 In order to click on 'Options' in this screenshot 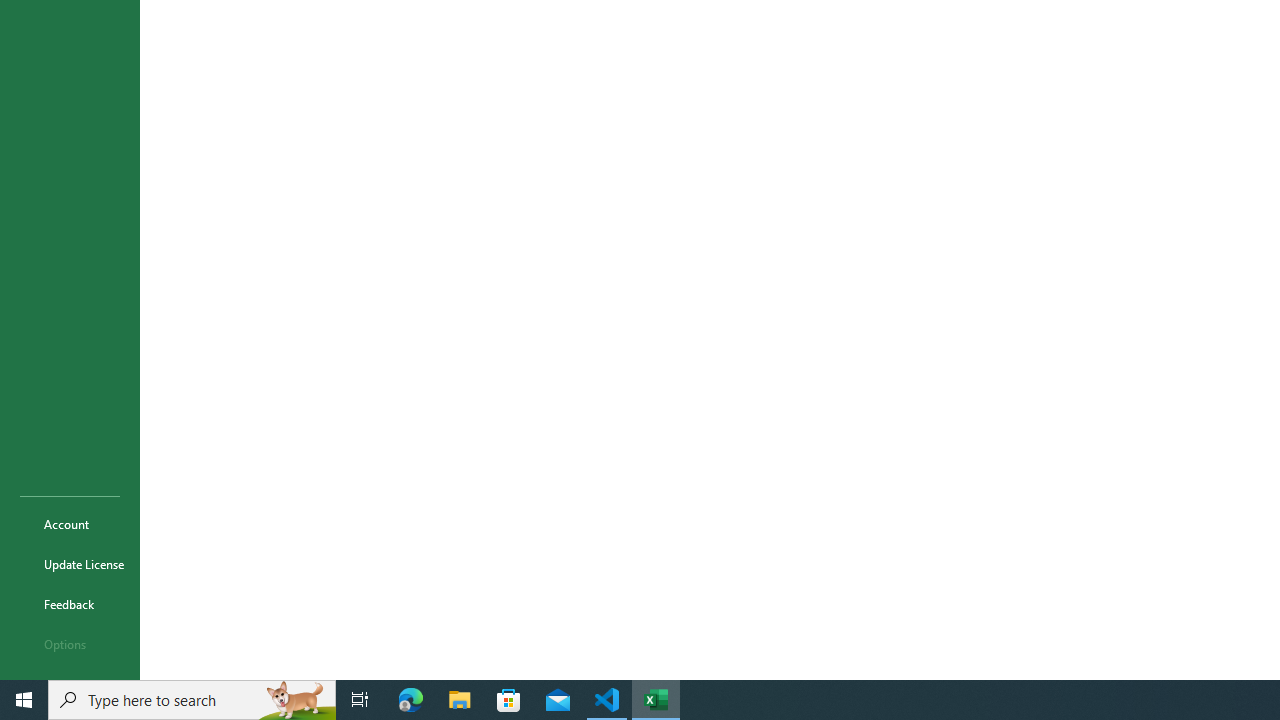, I will do `click(69, 644)`.